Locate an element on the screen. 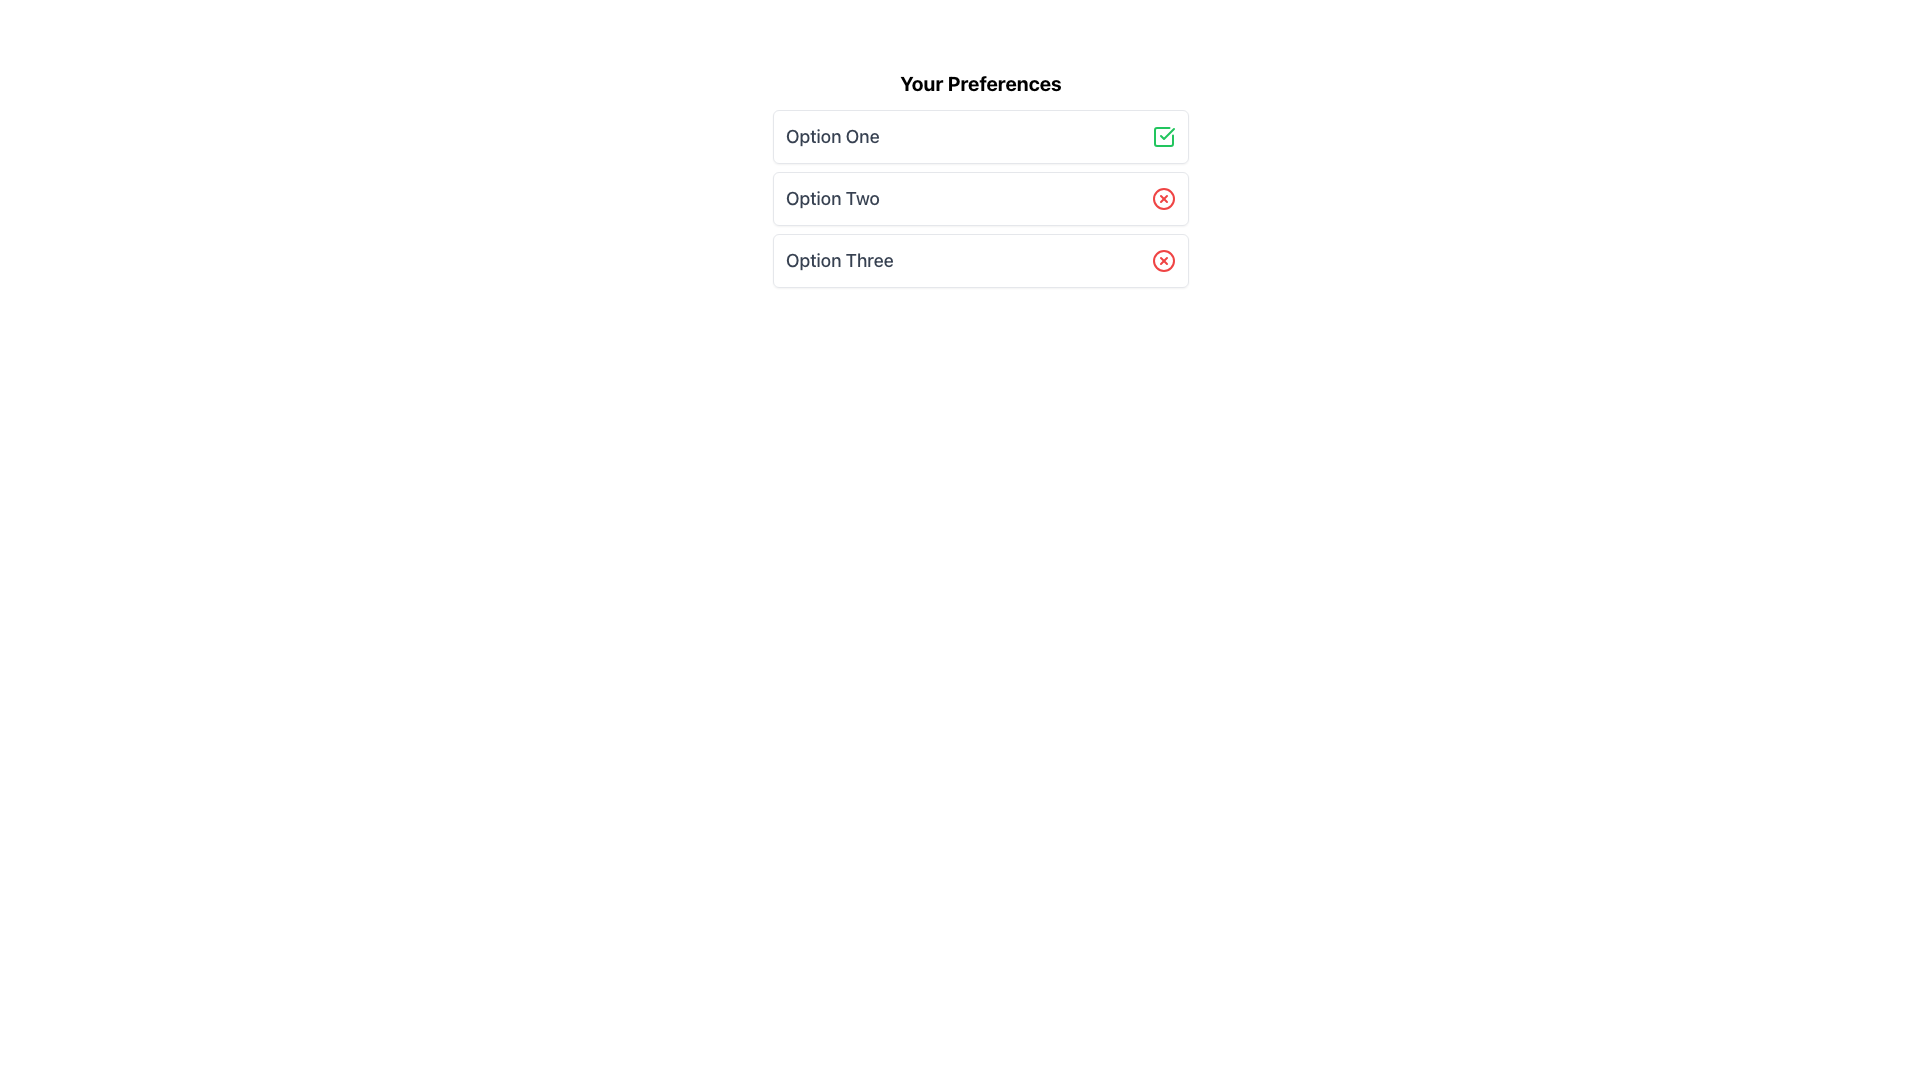  the static text label displaying 'Option One', which is positioned at the top of the list under 'Your Preferences' is located at coordinates (832, 136).